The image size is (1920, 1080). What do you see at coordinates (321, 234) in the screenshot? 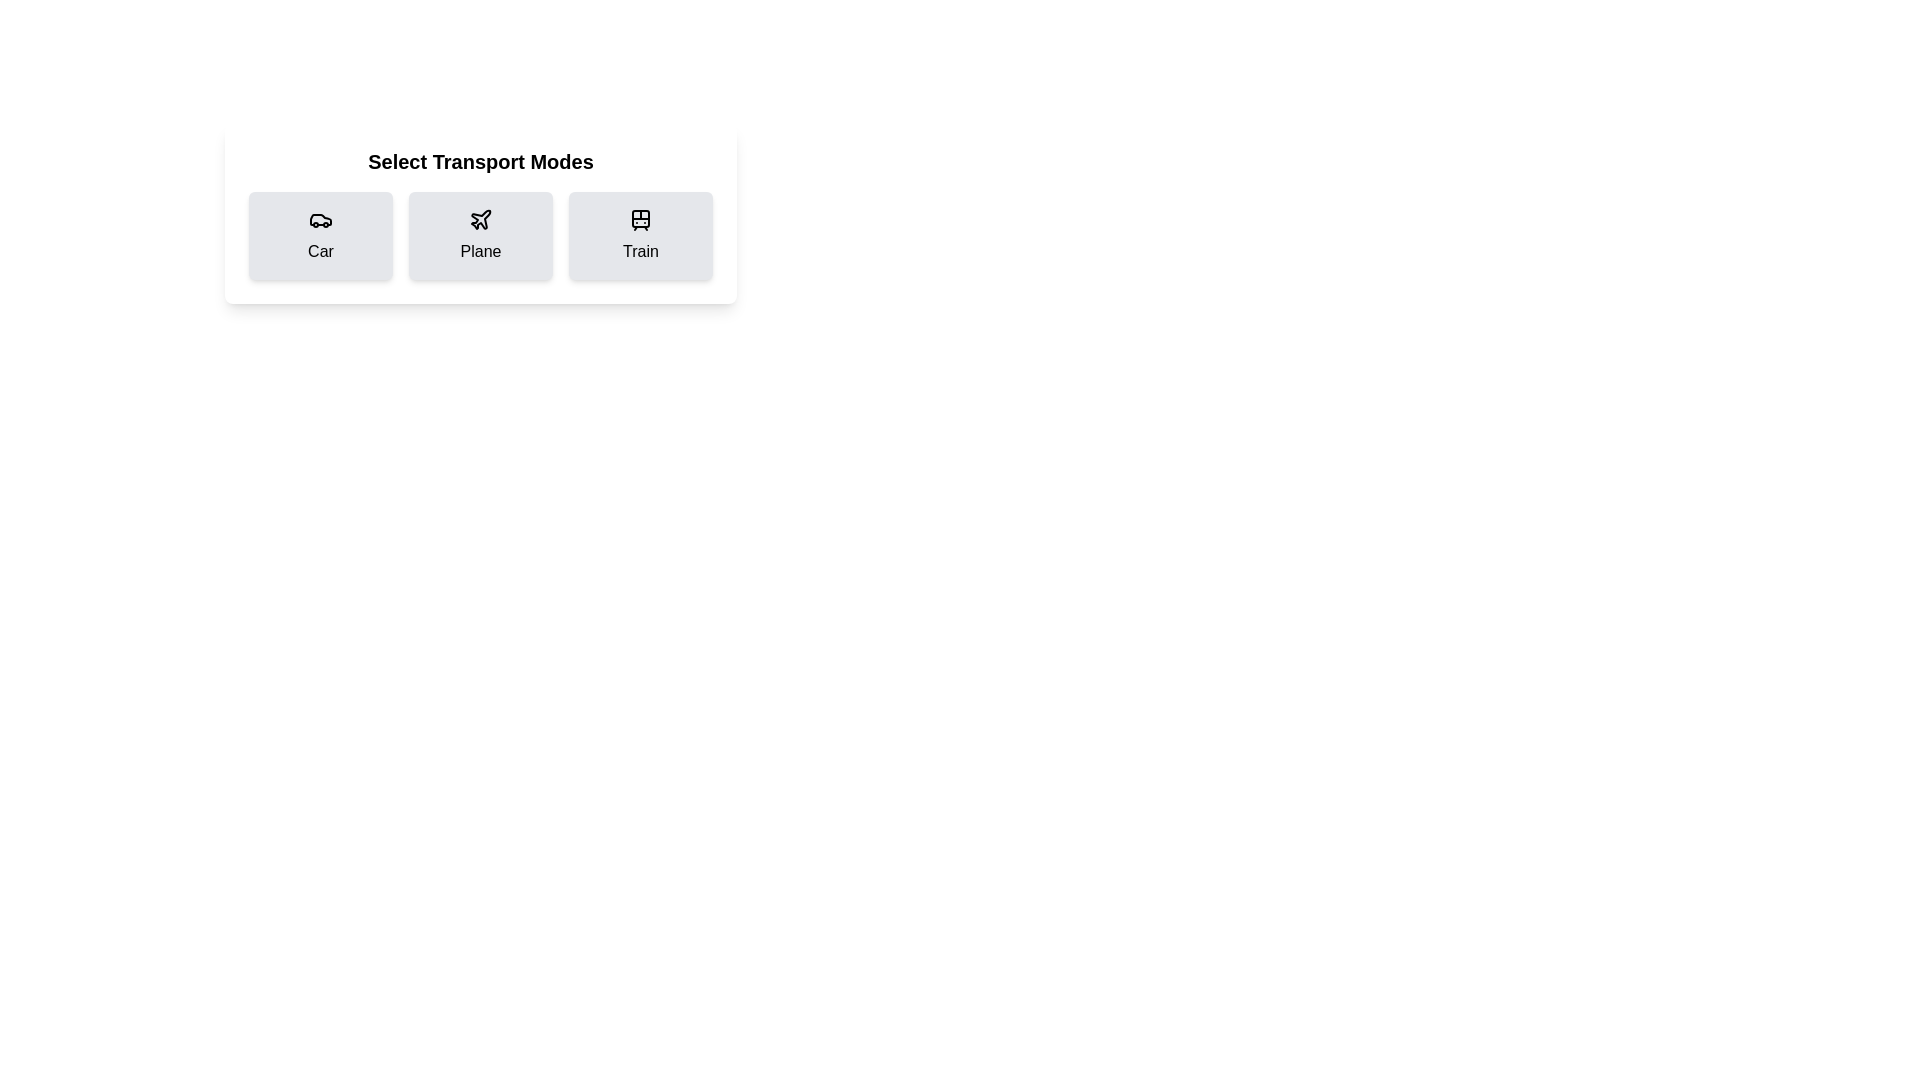
I see `the card representing the transport mode Car to select it` at bounding box center [321, 234].